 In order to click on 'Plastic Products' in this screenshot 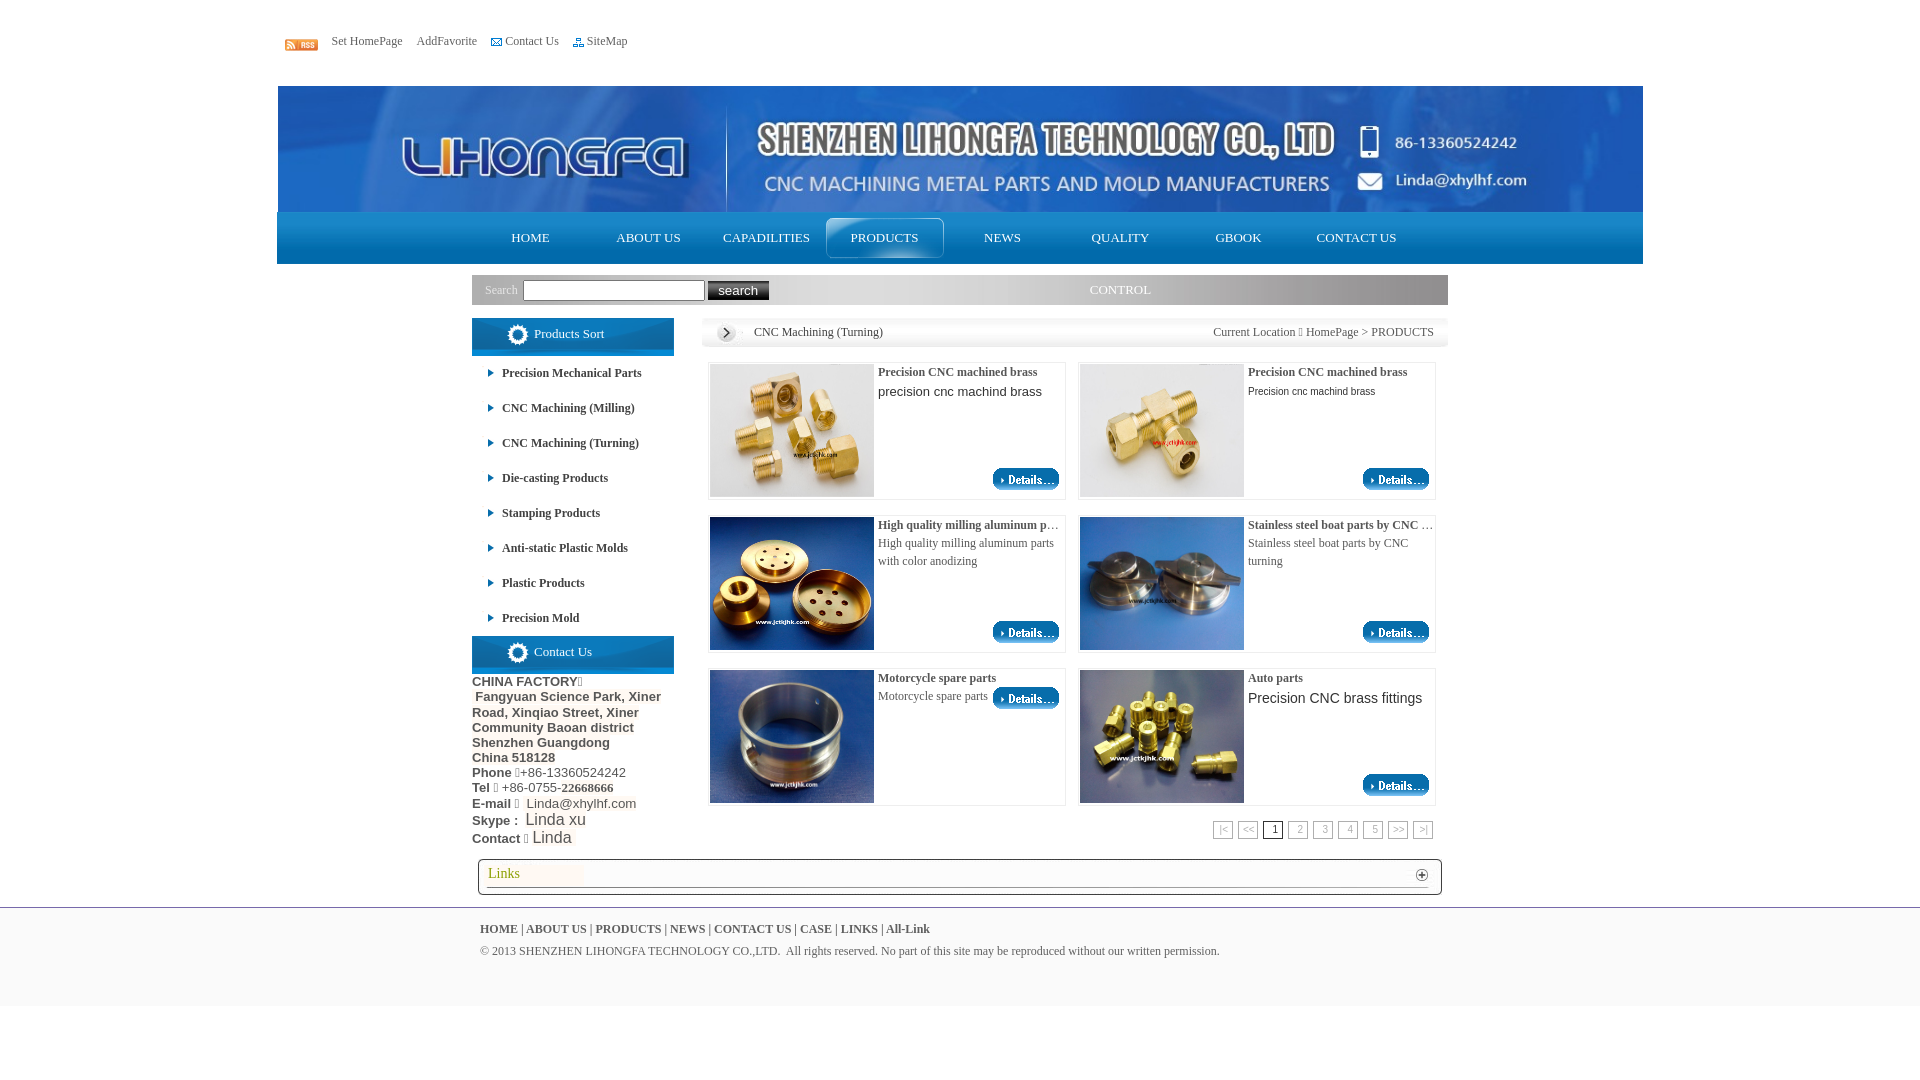, I will do `click(528, 582)`.